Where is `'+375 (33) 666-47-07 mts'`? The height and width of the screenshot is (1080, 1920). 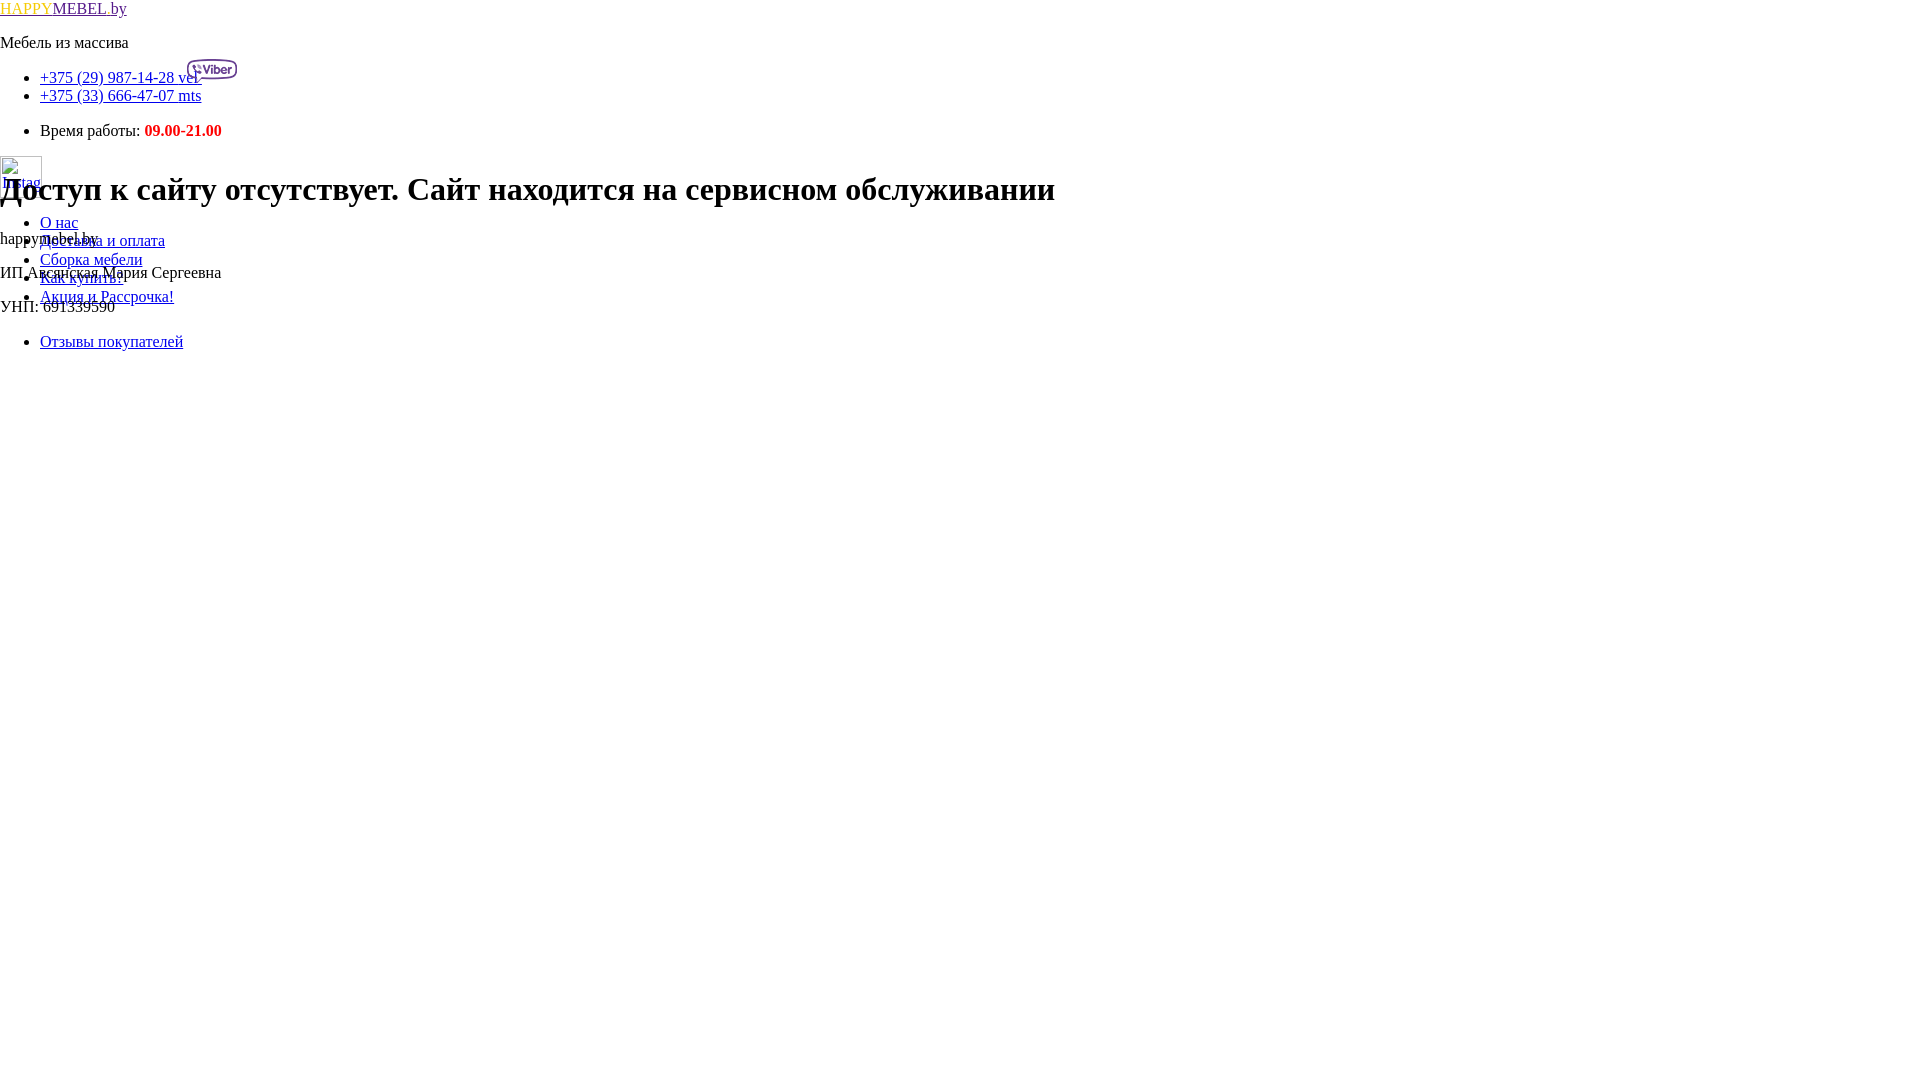 '+375 (33) 666-47-07 mts' is located at coordinates (119, 95).